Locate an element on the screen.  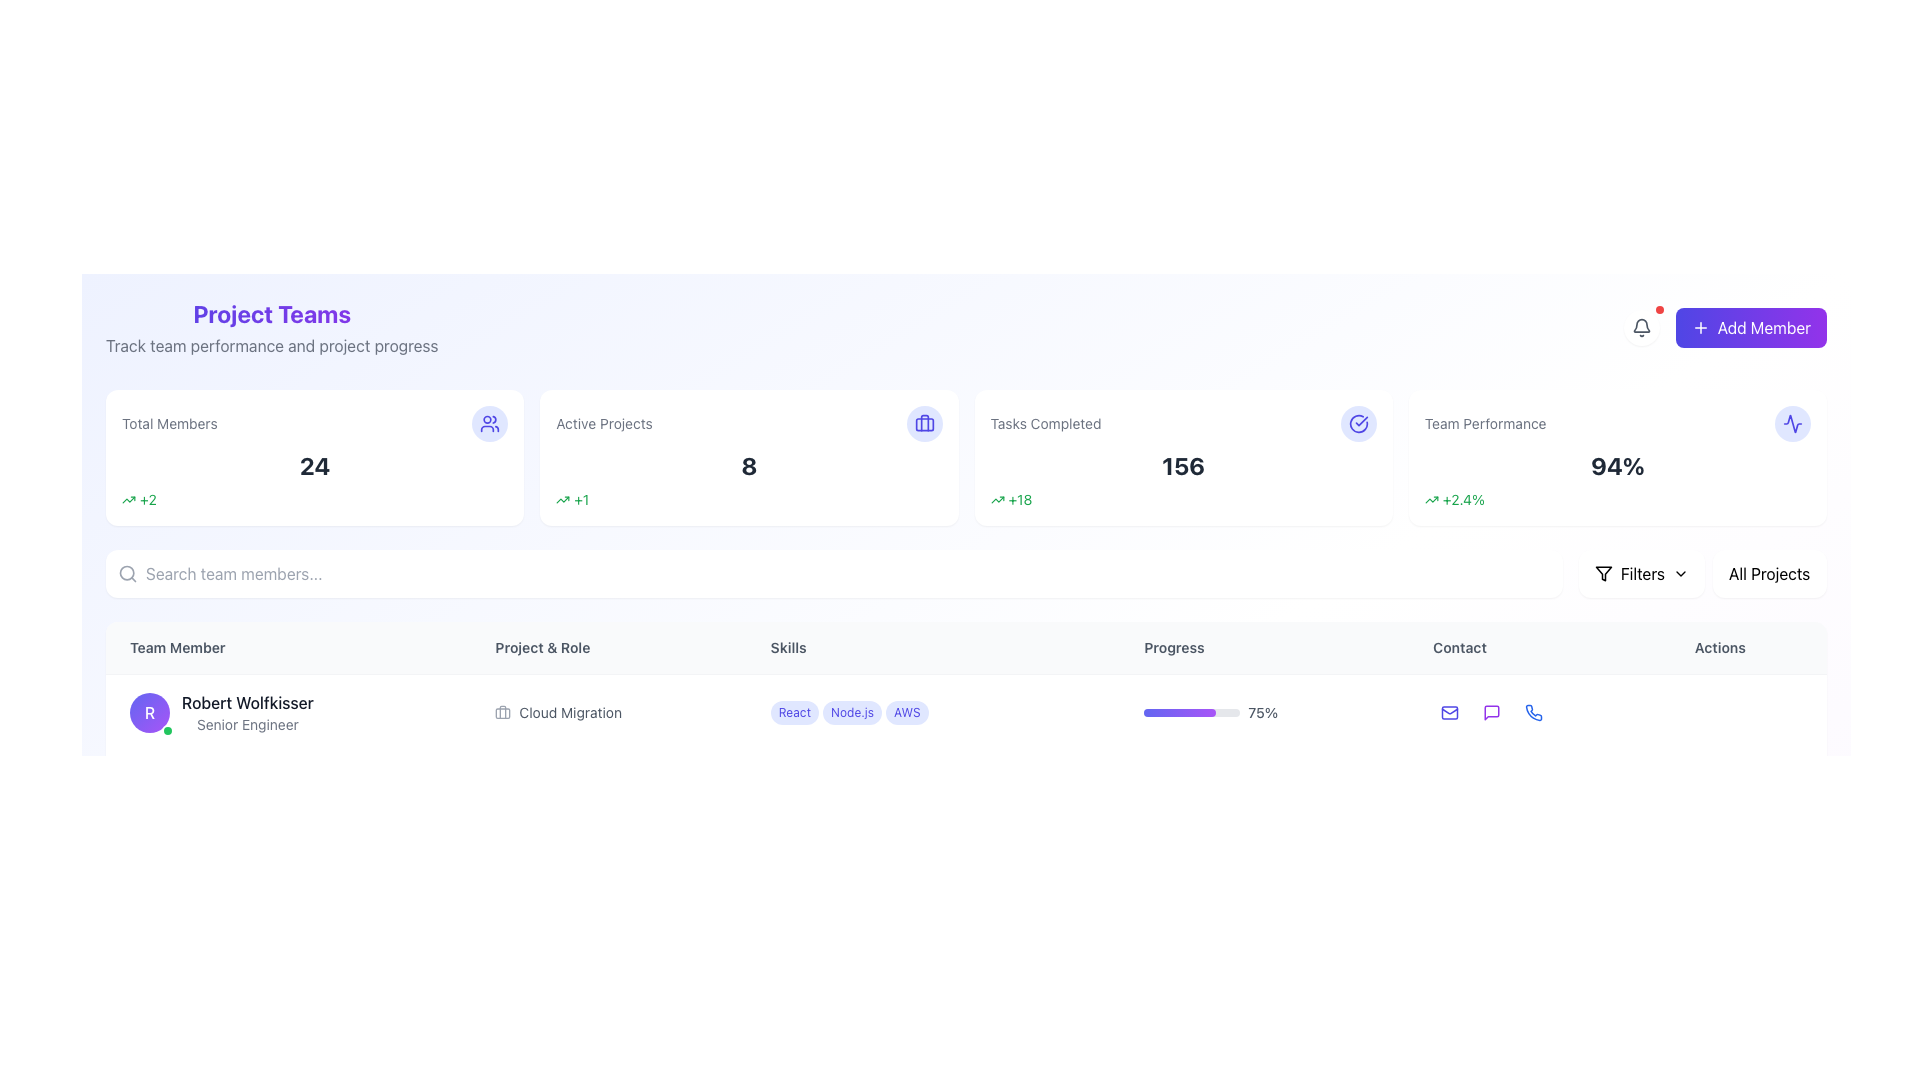
the Text Label that displays the progress percentage (75%) located to the right of the progress bar in the 'Progress' column of the table row is located at coordinates (1262, 712).